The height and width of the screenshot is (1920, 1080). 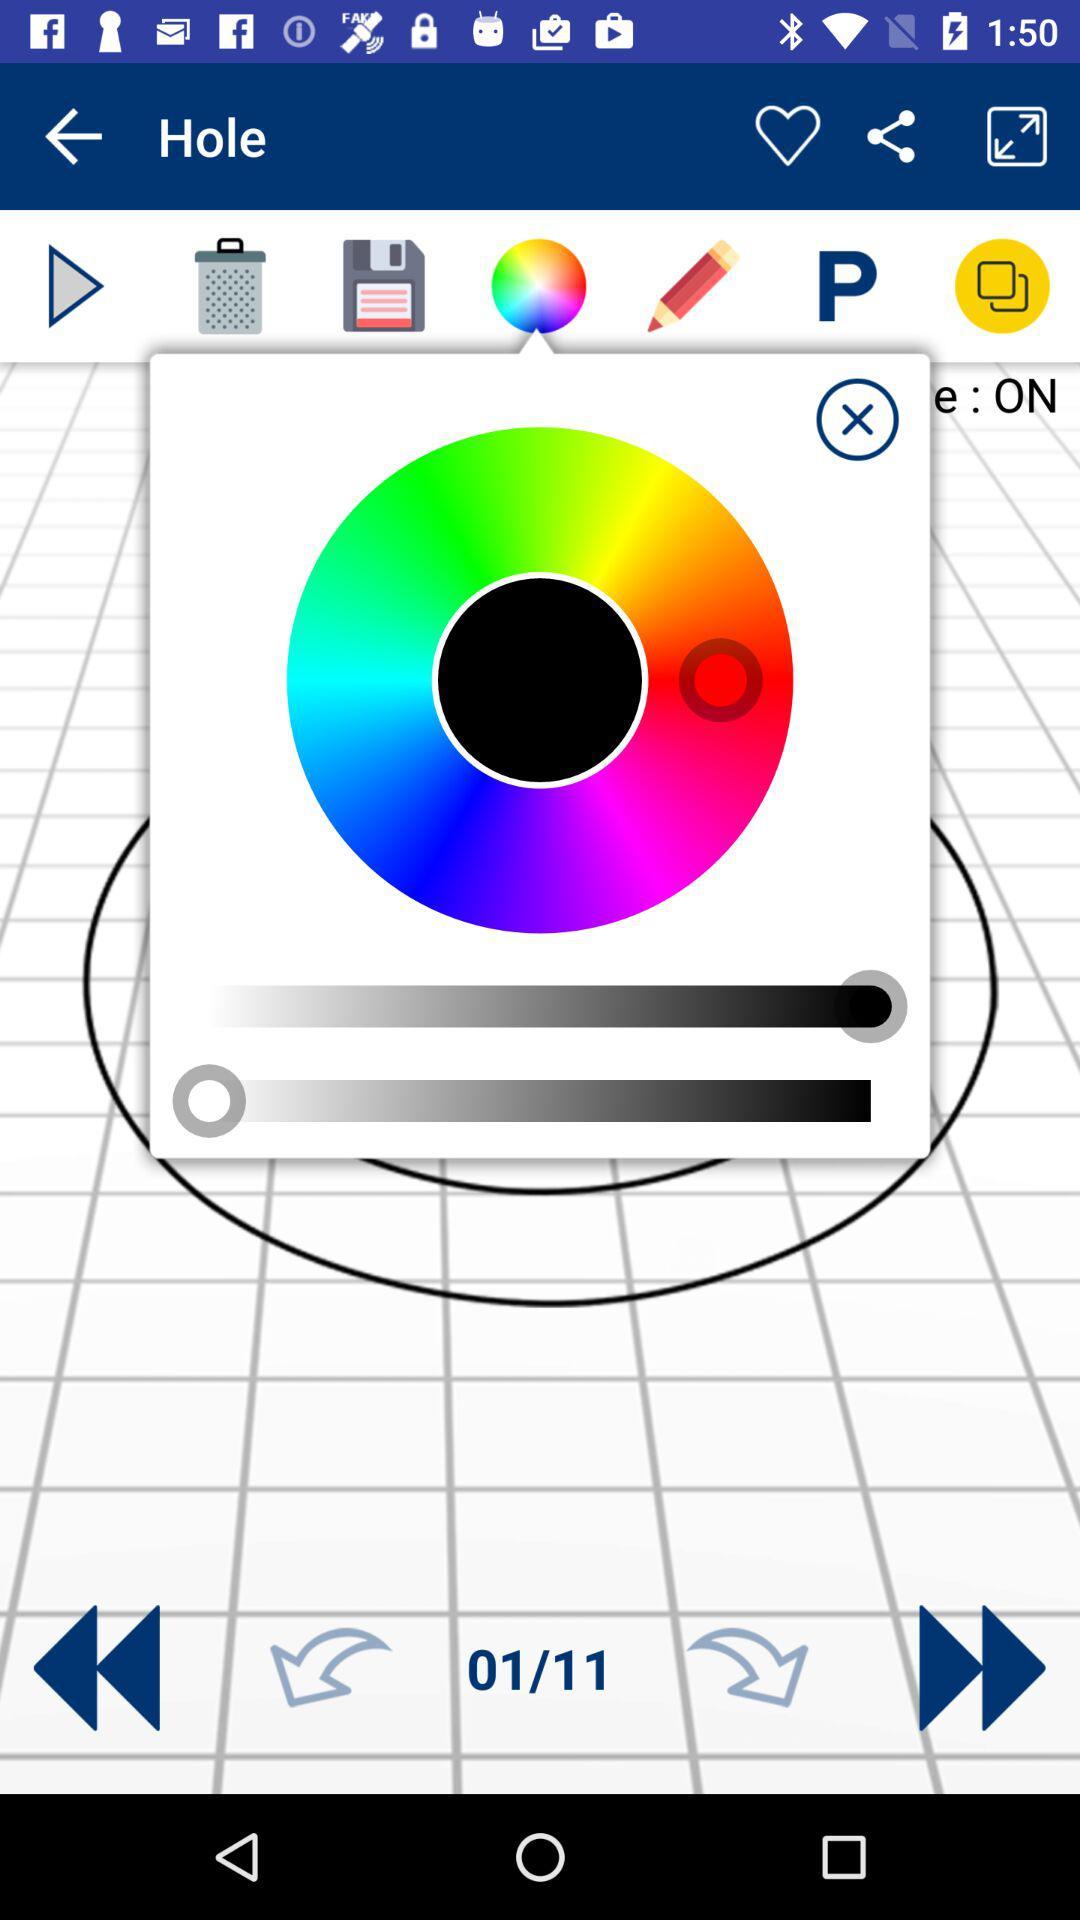 I want to click on the application function, so click(x=856, y=418).